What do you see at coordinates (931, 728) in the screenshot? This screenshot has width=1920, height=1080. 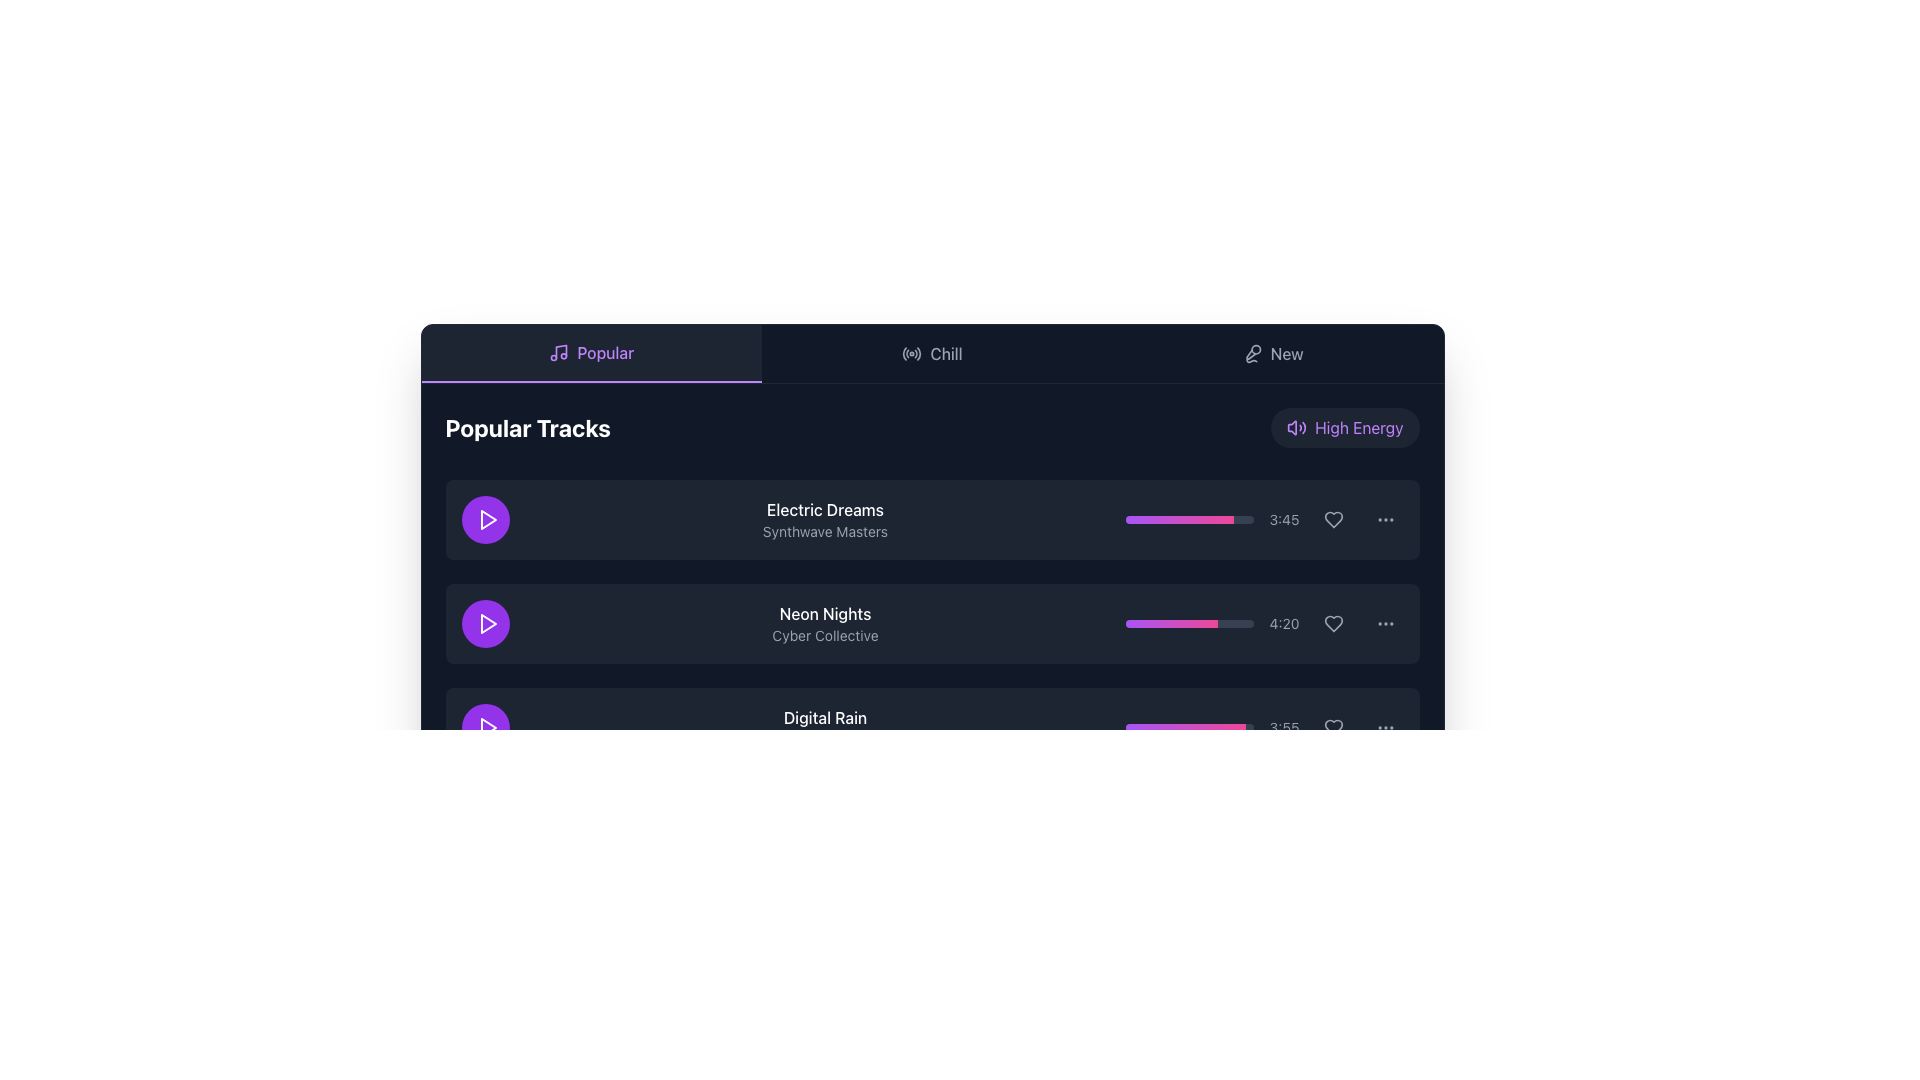 I see `the duration '3:55' of the track titled 'Digital Rain' by 'The Algorithm'` at bounding box center [931, 728].